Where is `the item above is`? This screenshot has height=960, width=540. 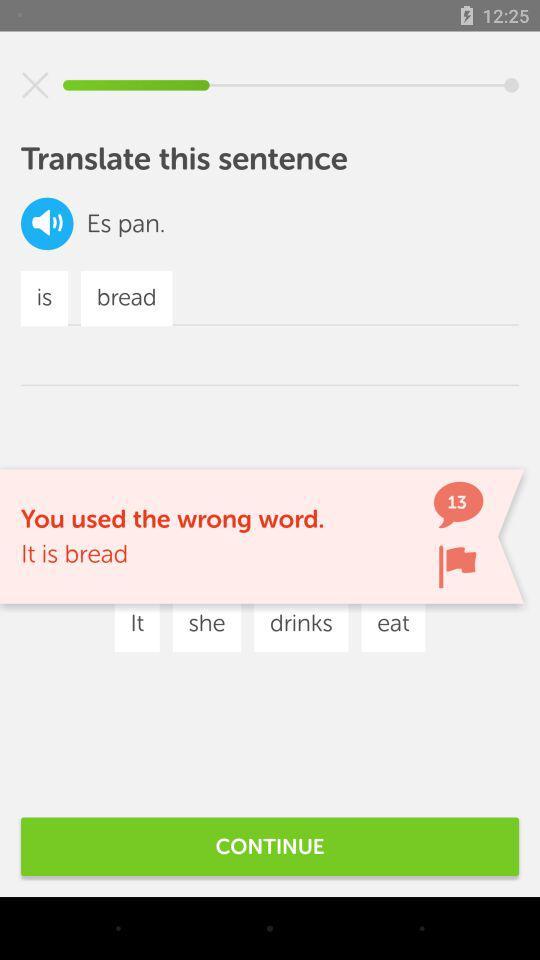
the item above is is located at coordinates (47, 223).